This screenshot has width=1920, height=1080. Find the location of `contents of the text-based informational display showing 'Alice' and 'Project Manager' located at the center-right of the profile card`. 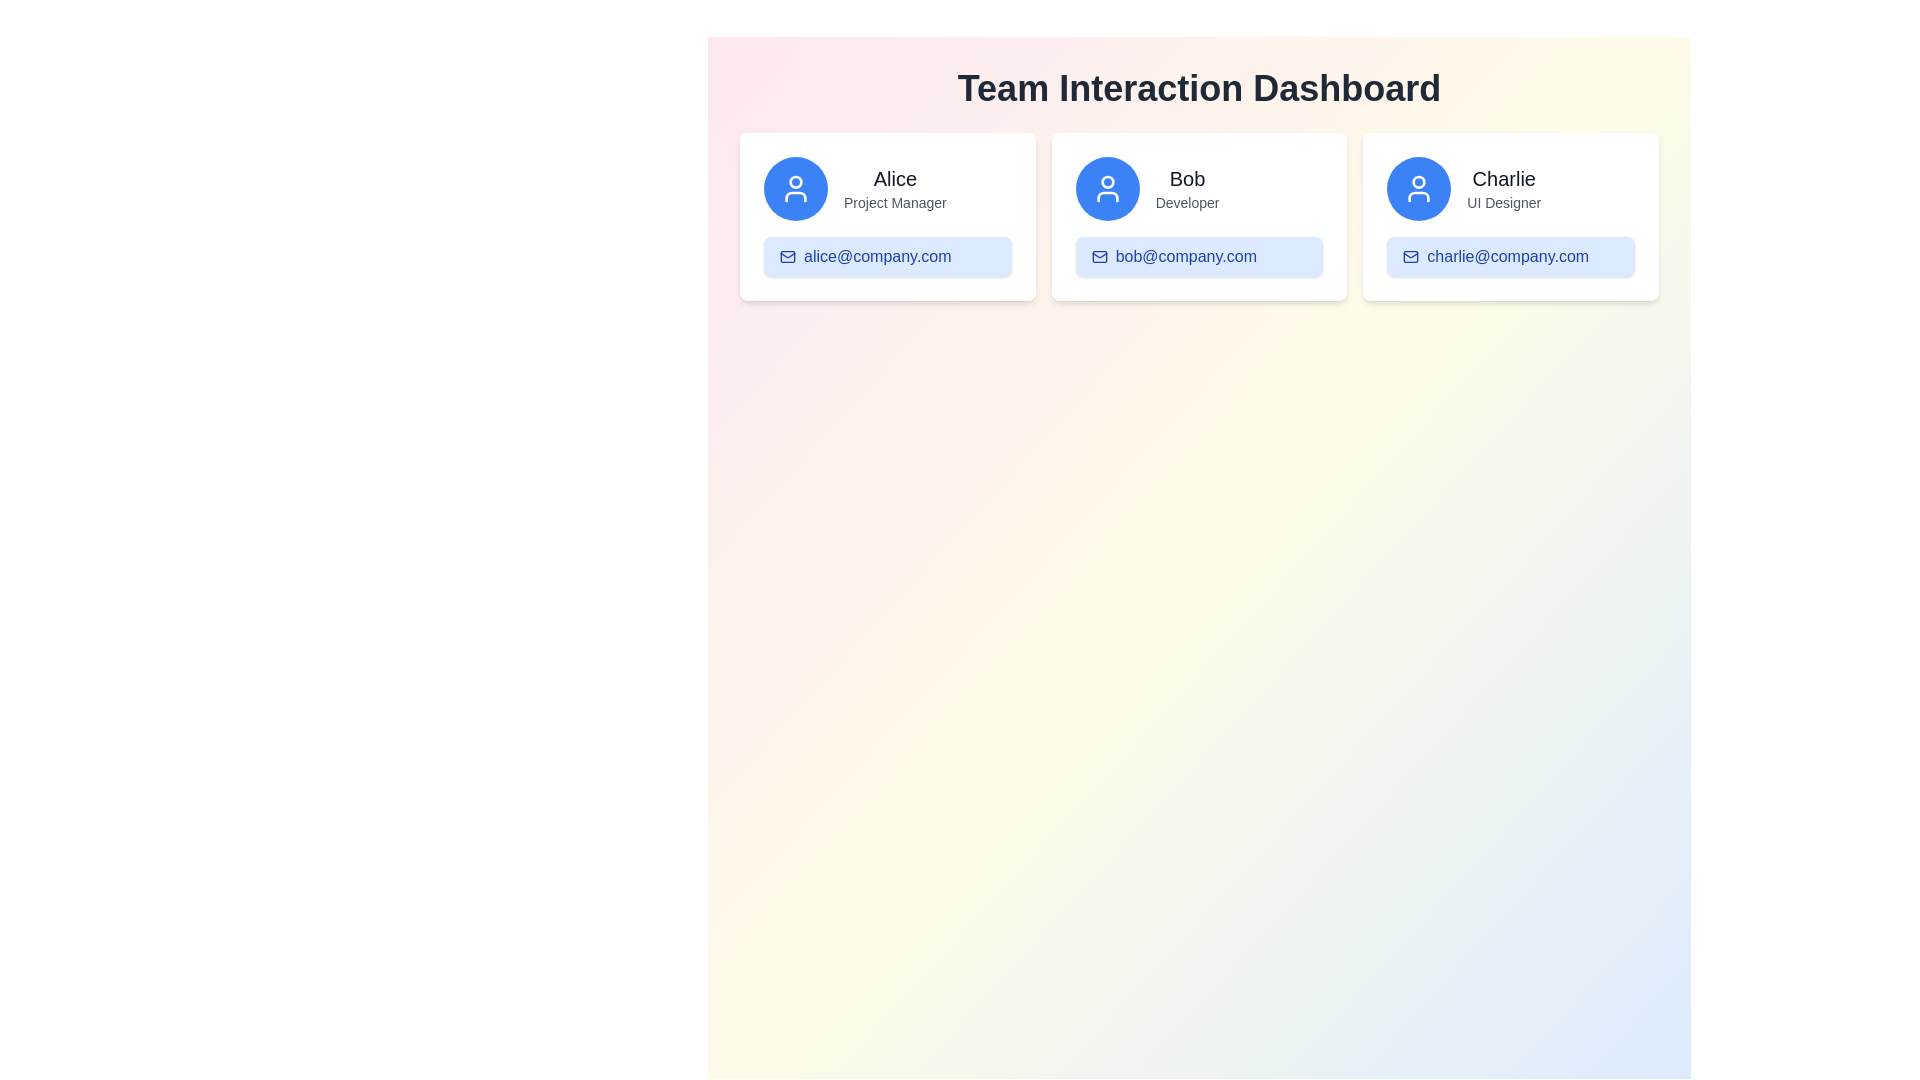

contents of the text-based informational display showing 'Alice' and 'Project Manager' located at the center-right of the profile card is located at coordinates (894, 189).